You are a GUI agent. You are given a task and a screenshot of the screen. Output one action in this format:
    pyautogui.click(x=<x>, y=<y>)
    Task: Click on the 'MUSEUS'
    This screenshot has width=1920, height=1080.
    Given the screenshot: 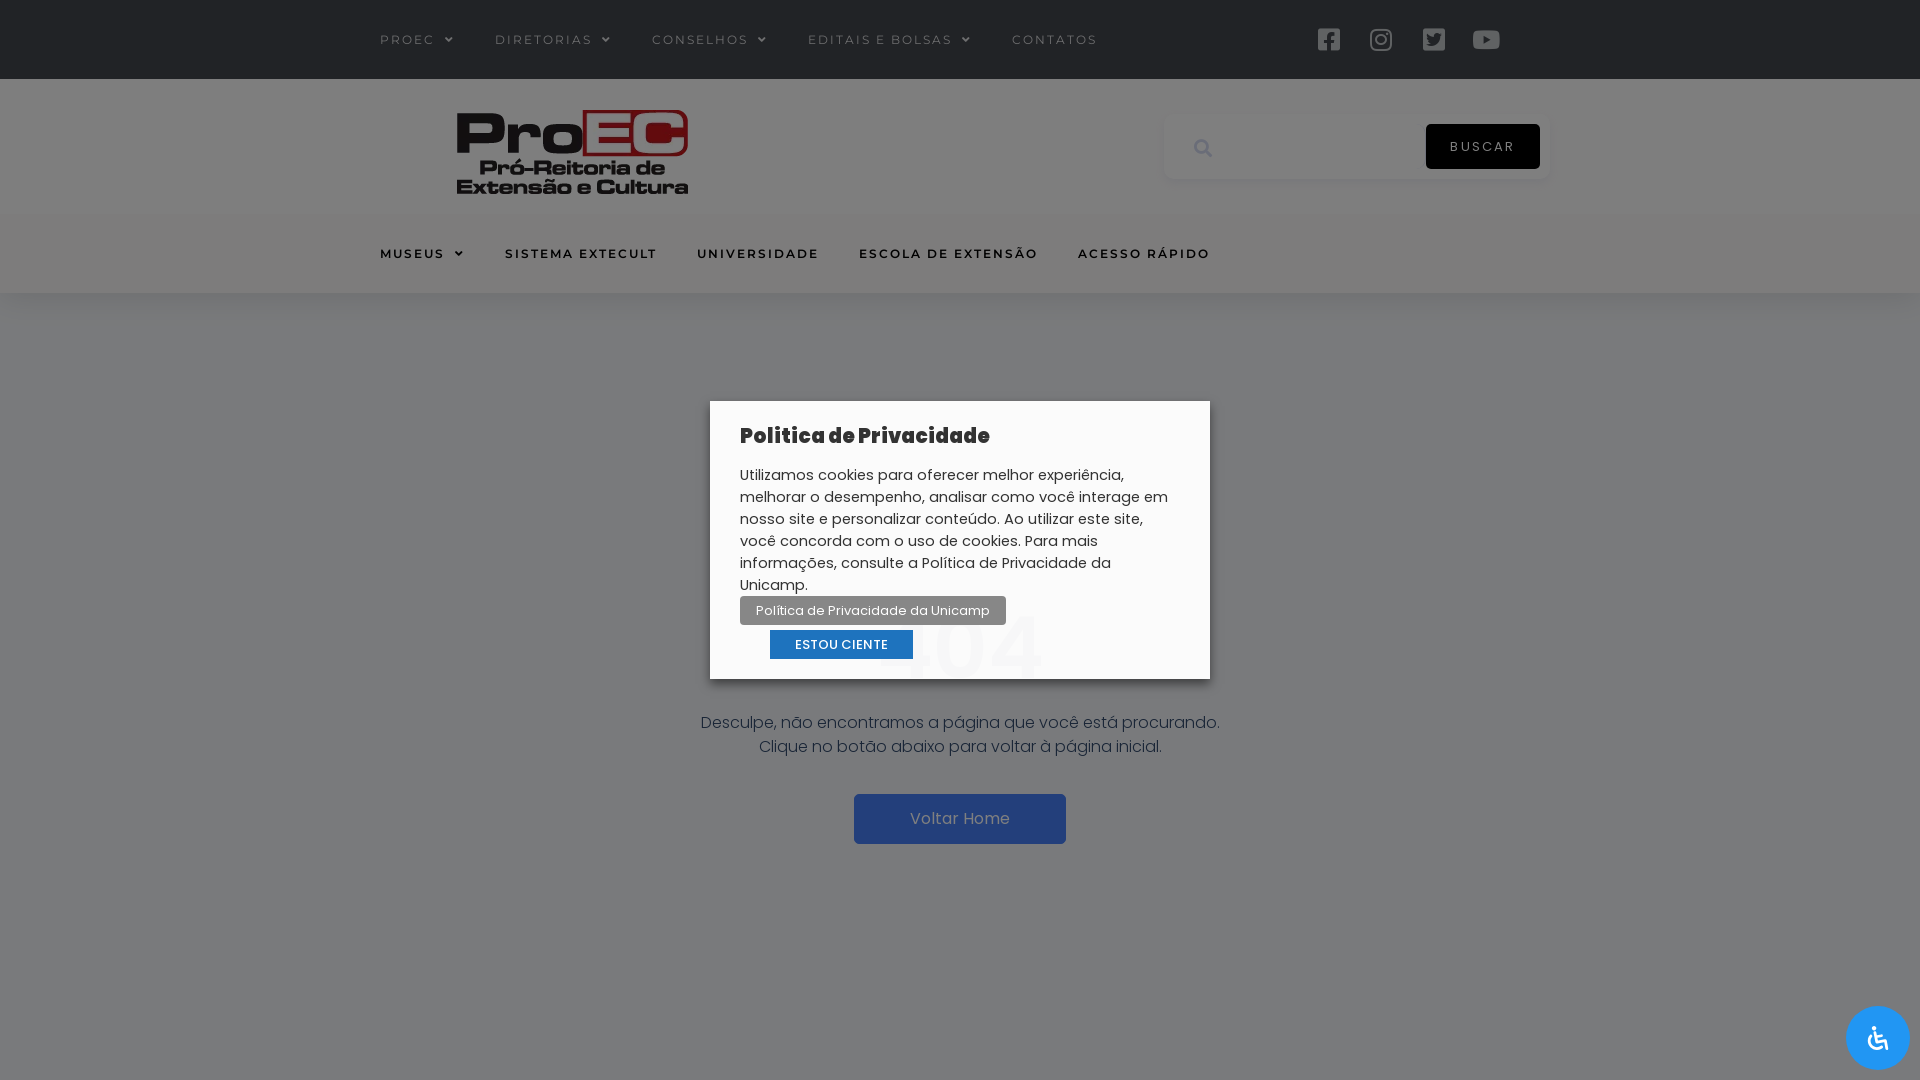 What is the action you would take?
    pyautogui.click(x=360, y=252)
    